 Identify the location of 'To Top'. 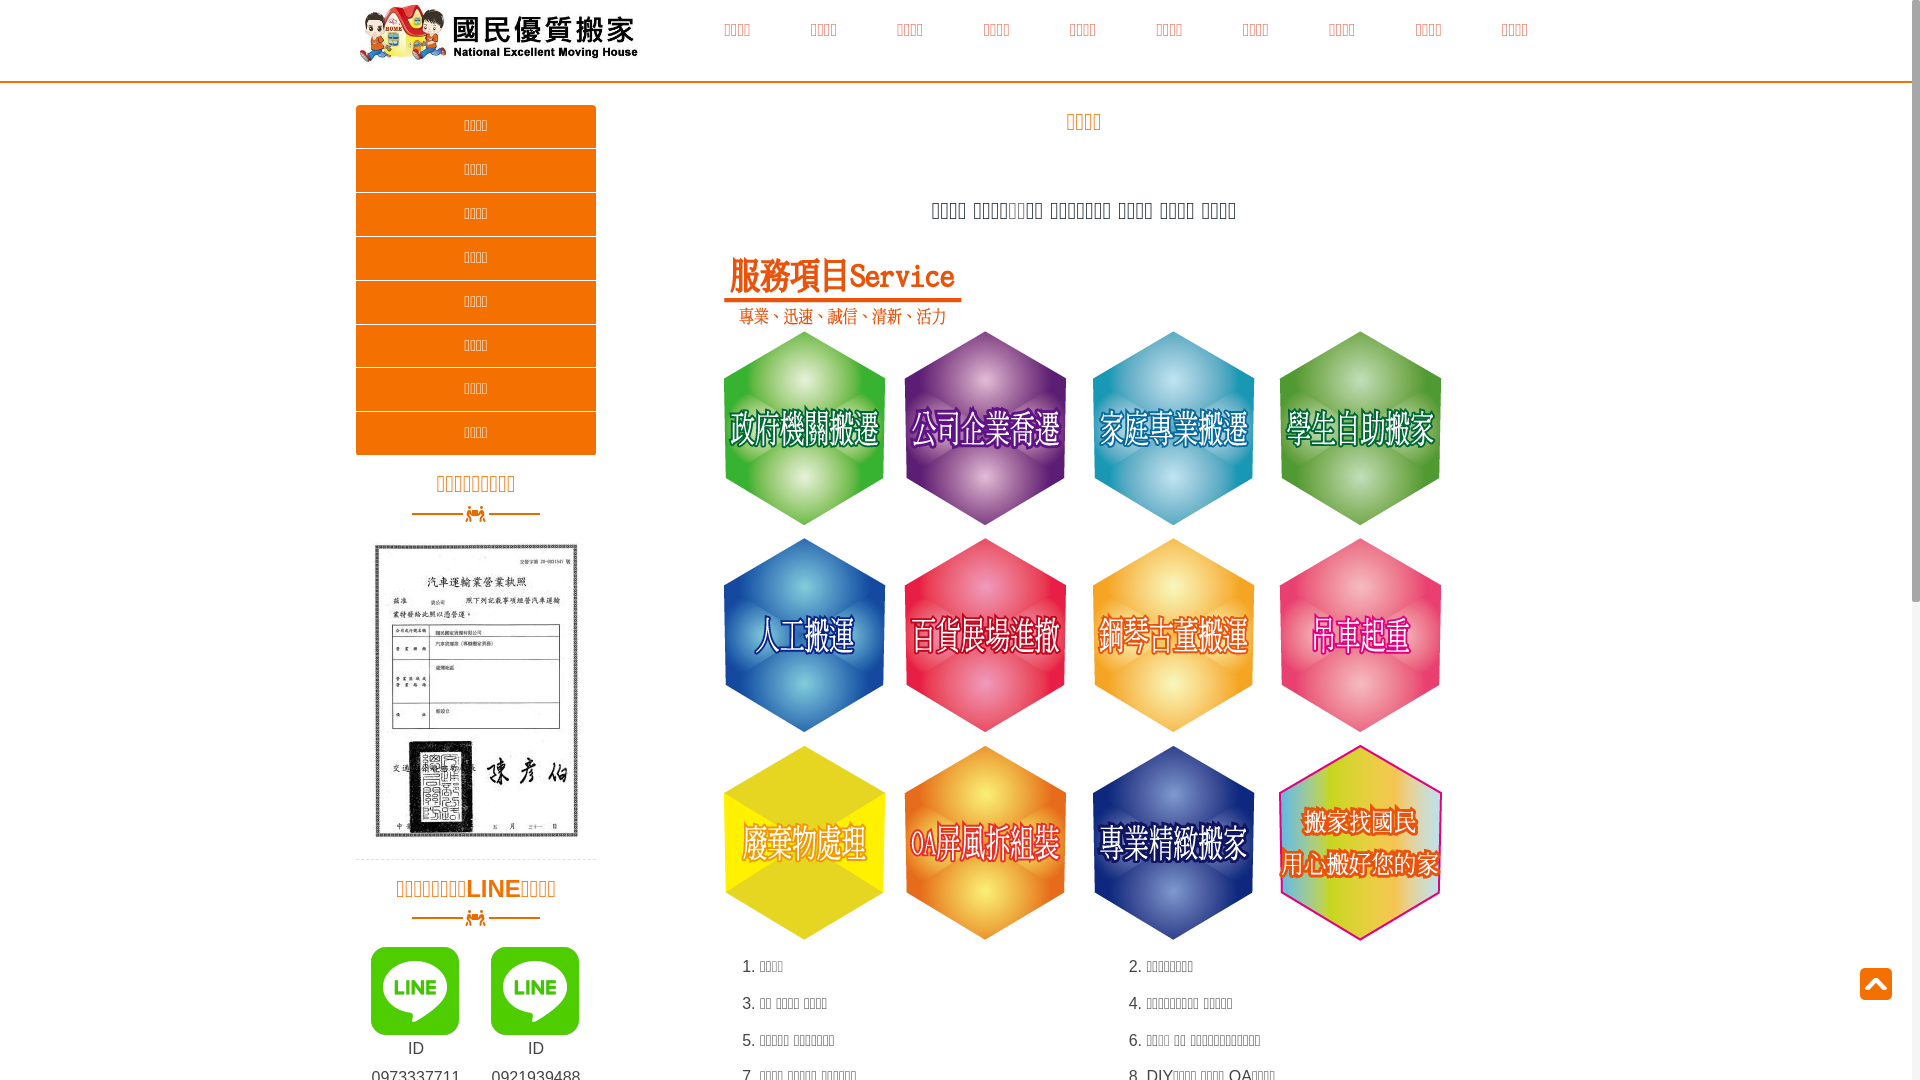
(1875, 982).